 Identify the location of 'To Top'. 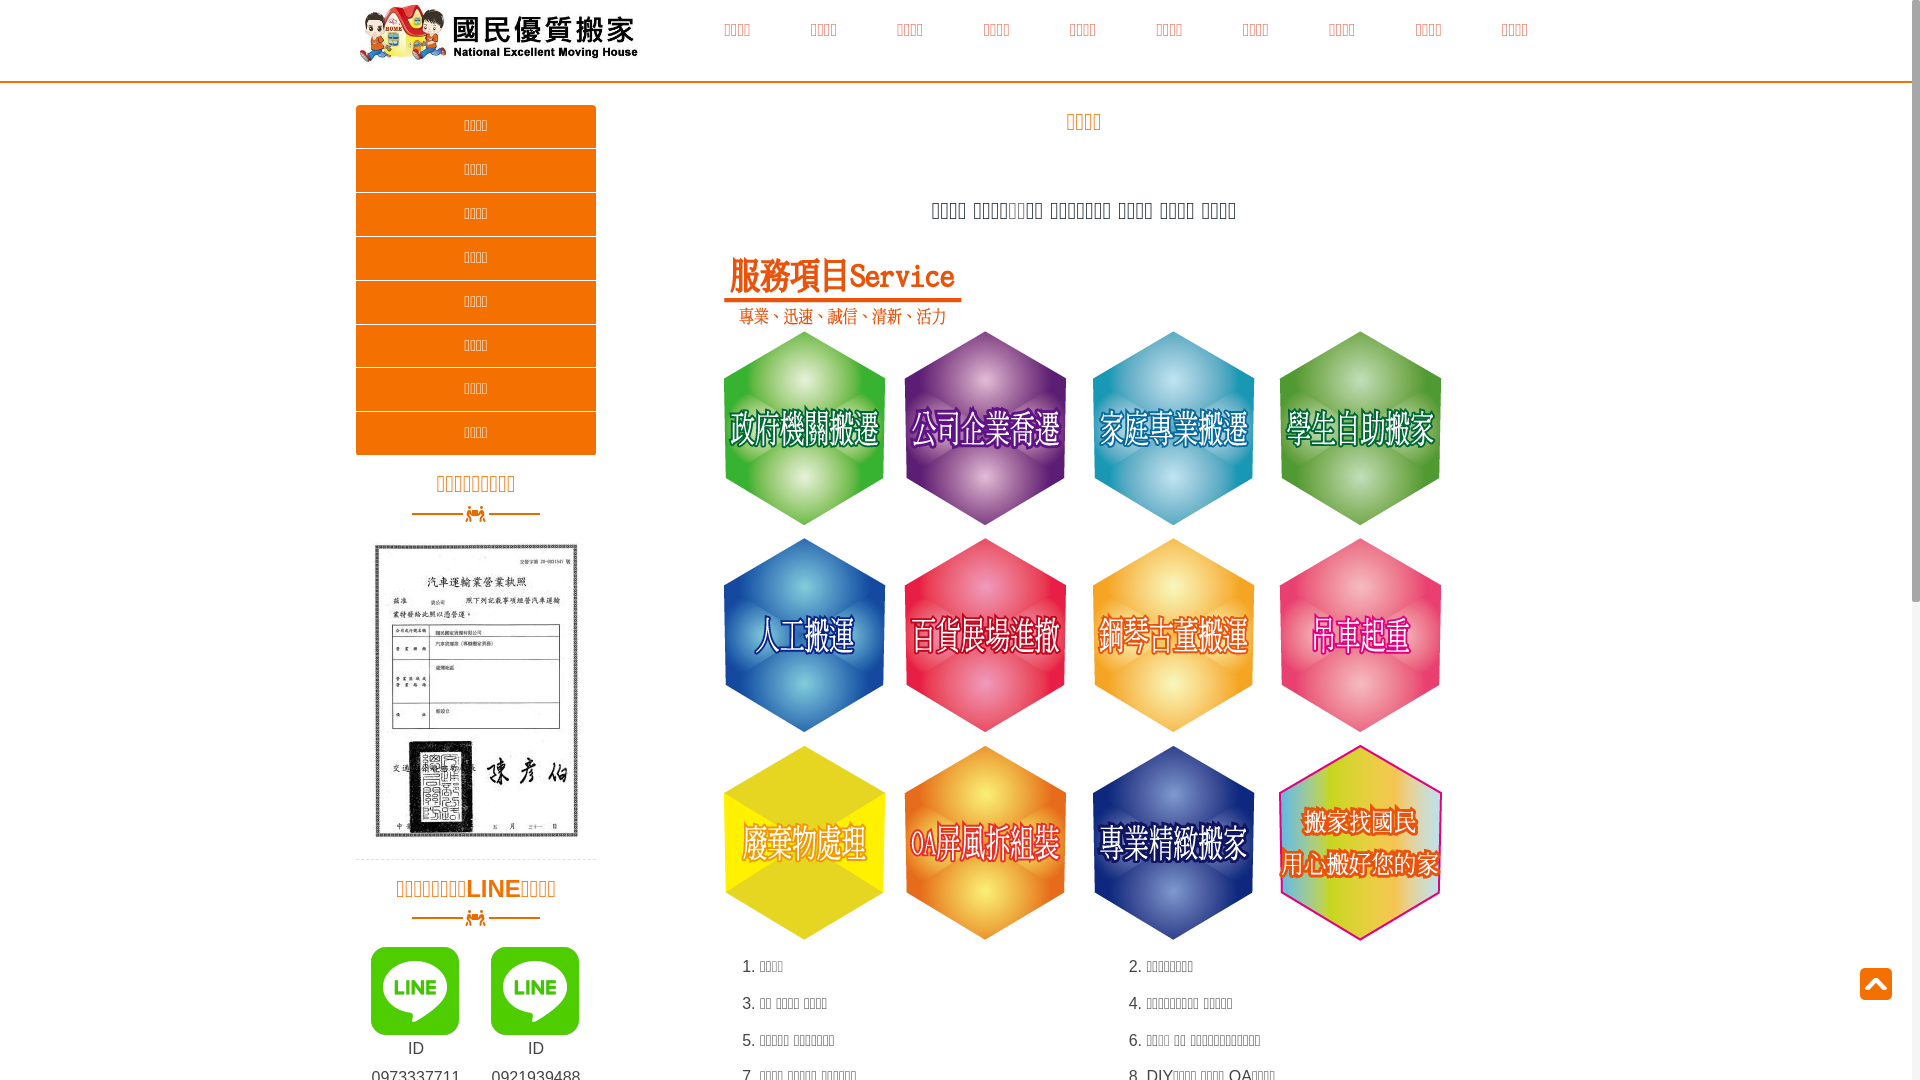
(1875, 982).